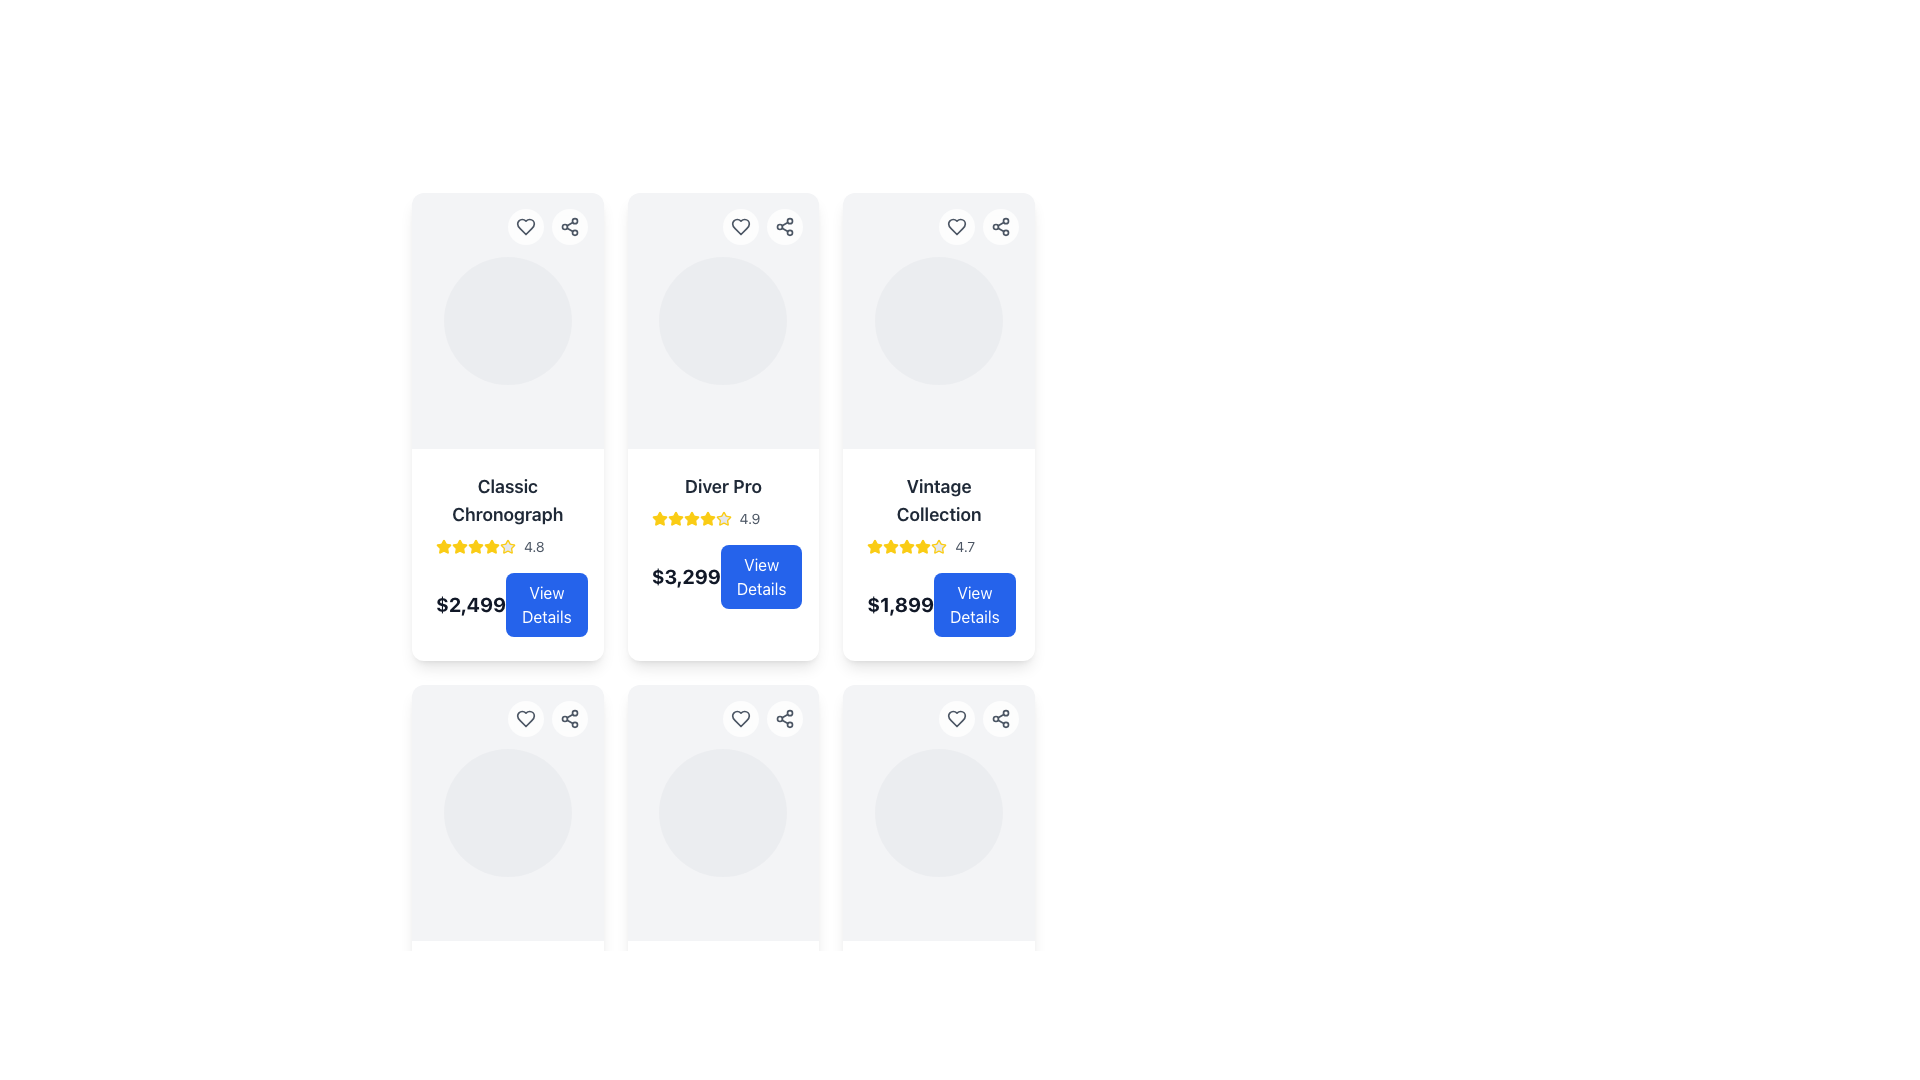 This screenshot has width=1920, height=1080. I want to click on the blue 'View Details' button with white text located at the lower-right corner of the 'Classic Chronograph' card, so click(546, 604).